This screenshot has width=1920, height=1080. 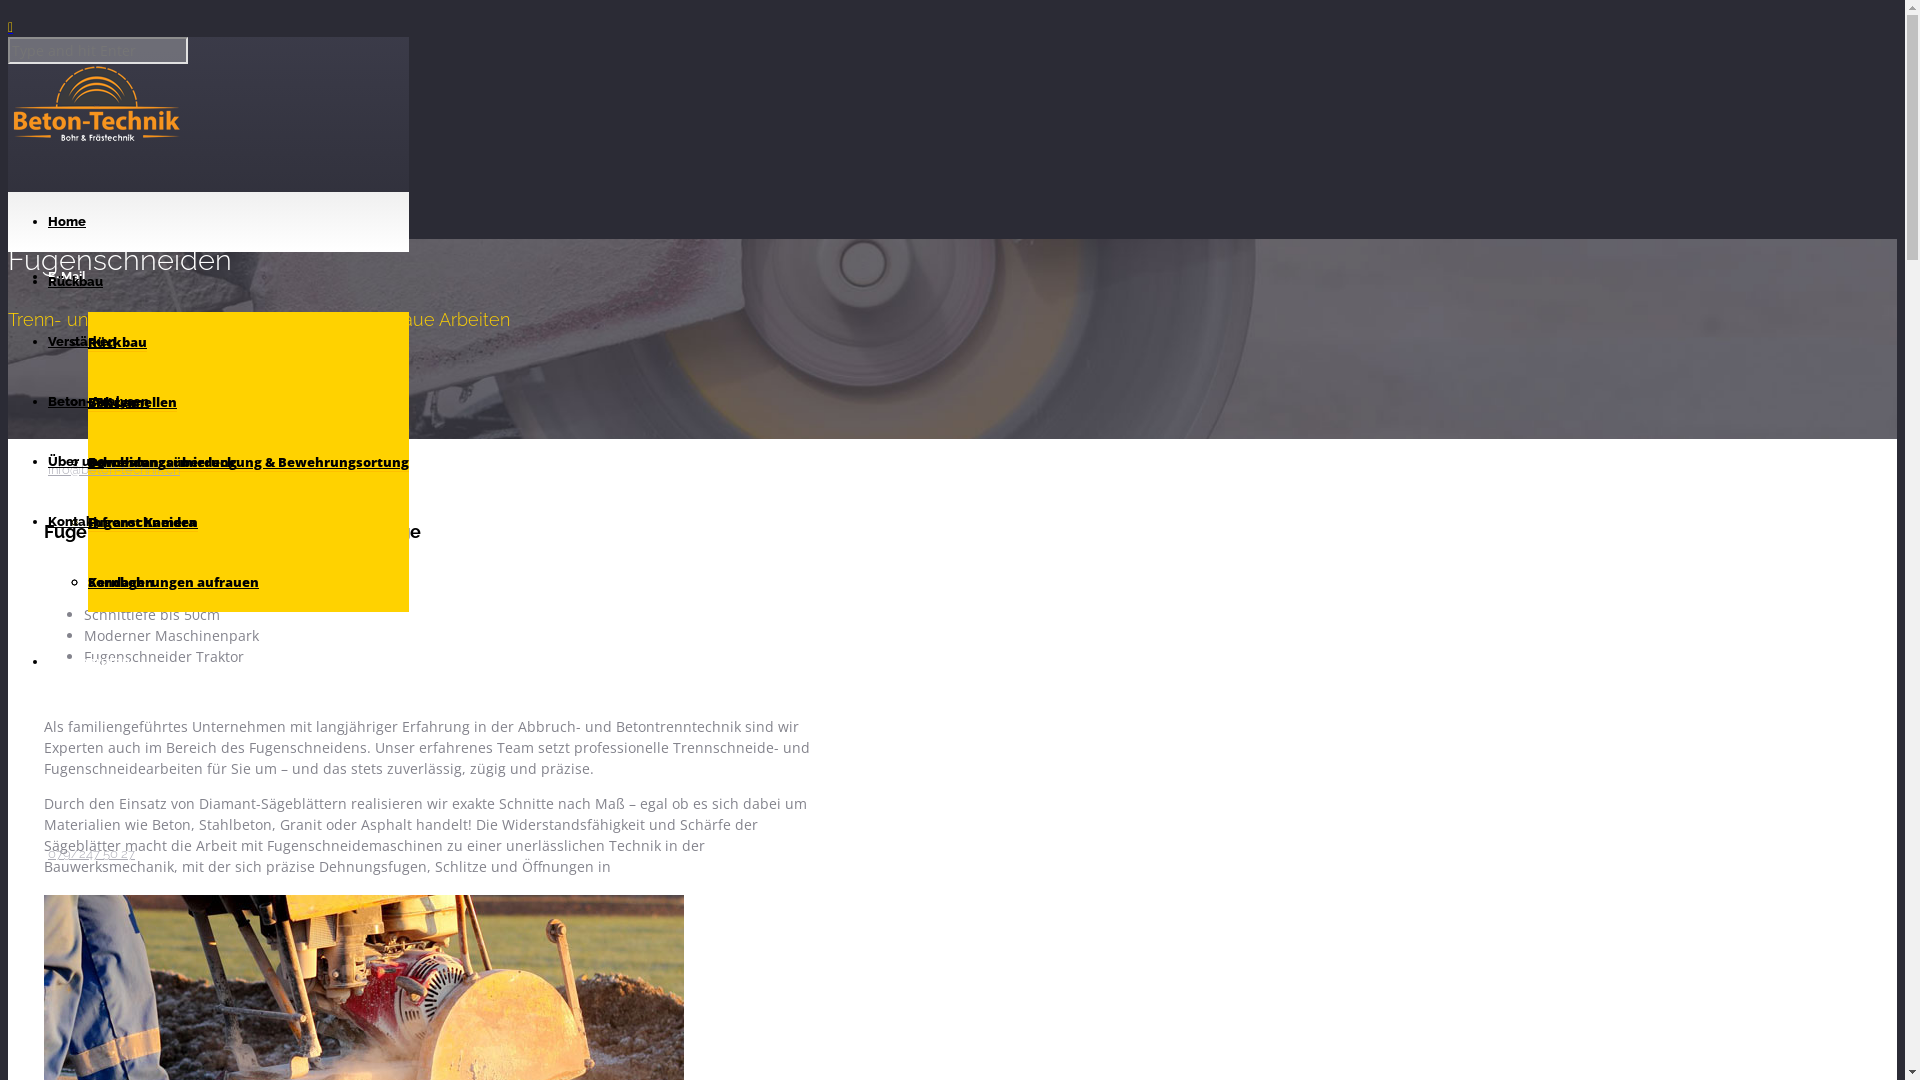 What do you see at coordinates (131, 402) in the screenshot?
I see `'CFK Lamellen'` at bounding box center [131, 402].